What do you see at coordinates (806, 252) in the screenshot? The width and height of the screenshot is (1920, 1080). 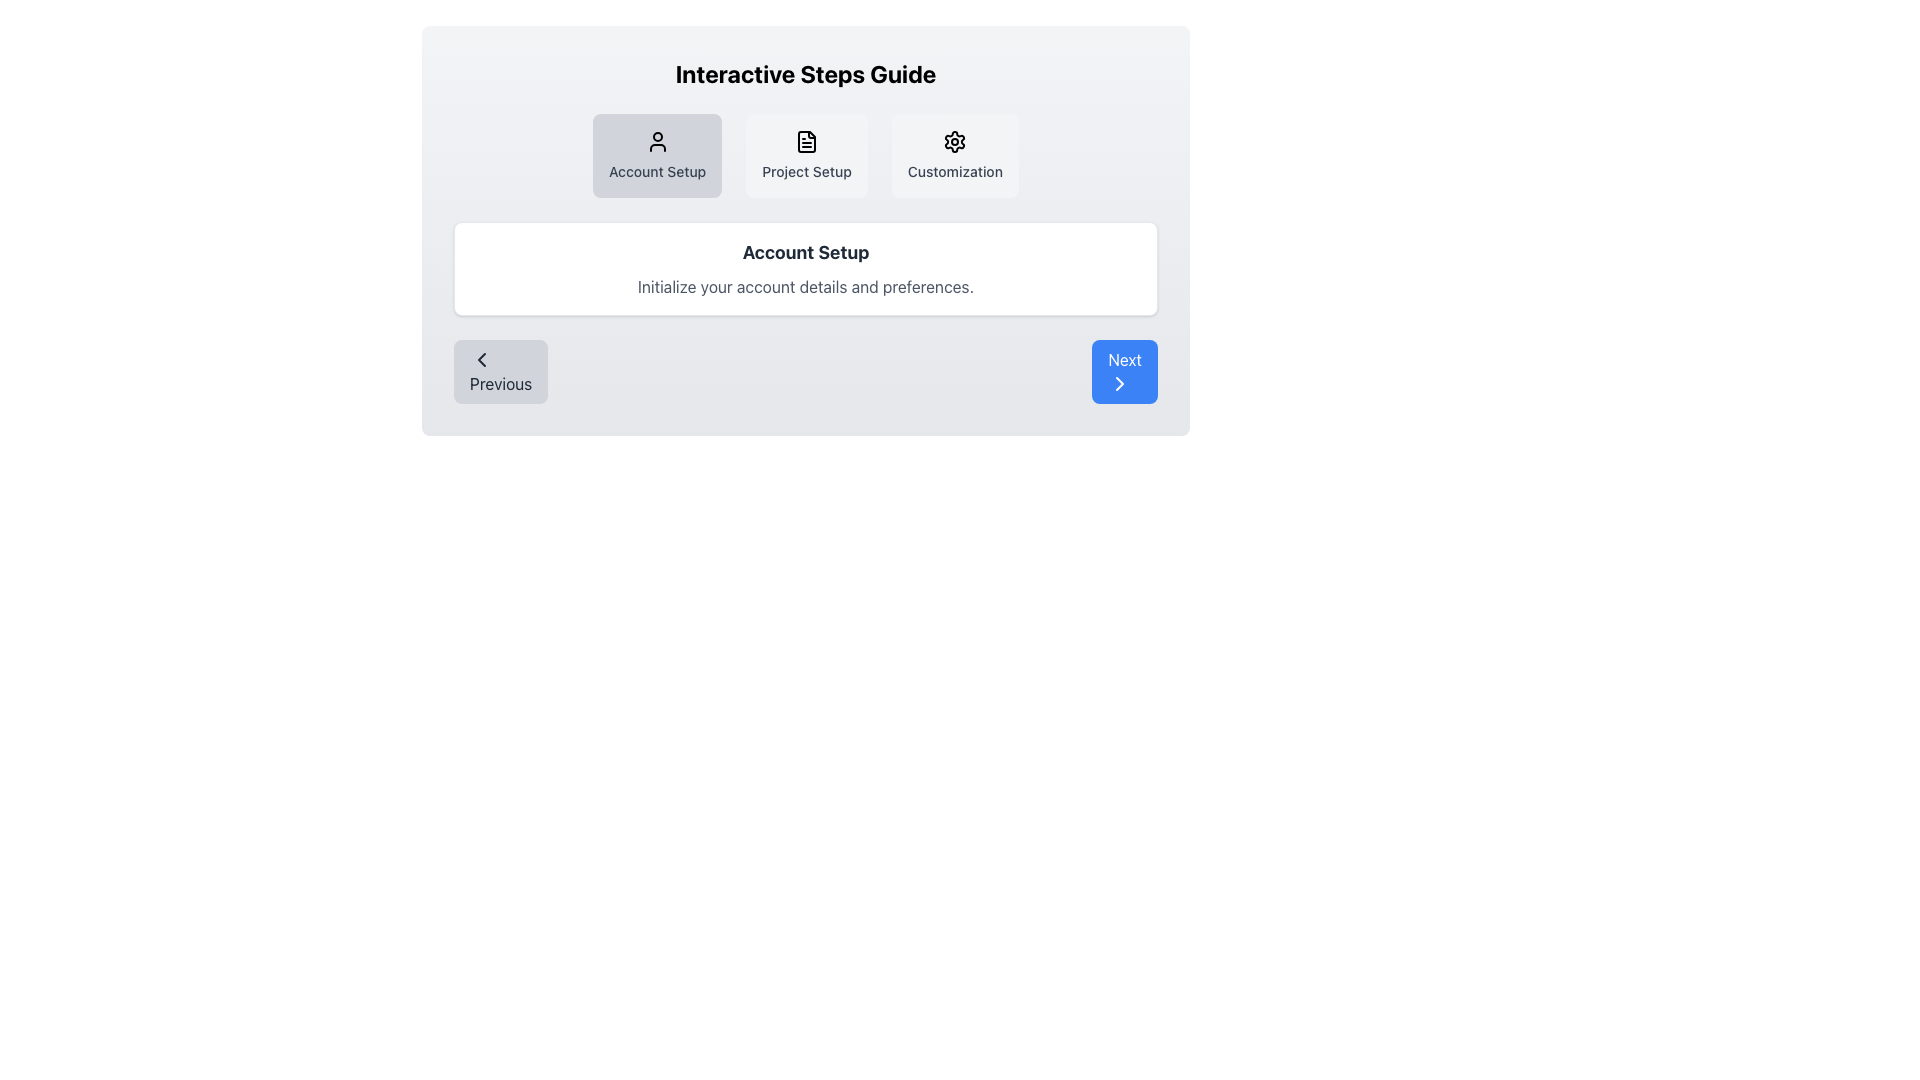 I see `the 'Account Setup' text label which is prominently displayed in a bold, large font inside a white card component` at bounding box center [806, 252].